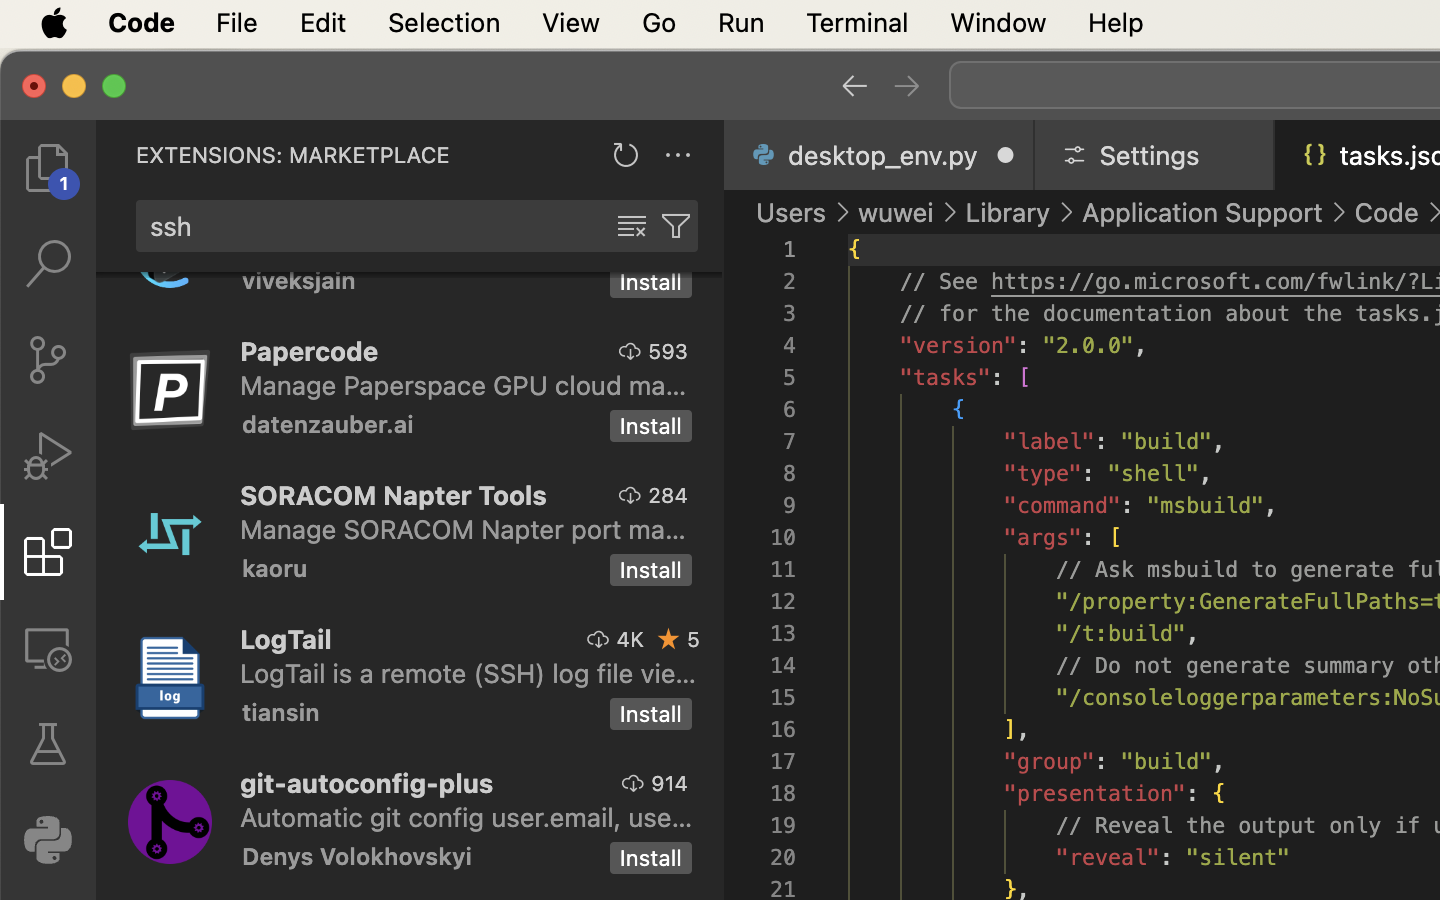 Image resolution: width=1440 pixels, height=900 pixels. What do you see at coordinates (907, 85) in the screenshot?
I see `''` at bounding box center [907, 85].